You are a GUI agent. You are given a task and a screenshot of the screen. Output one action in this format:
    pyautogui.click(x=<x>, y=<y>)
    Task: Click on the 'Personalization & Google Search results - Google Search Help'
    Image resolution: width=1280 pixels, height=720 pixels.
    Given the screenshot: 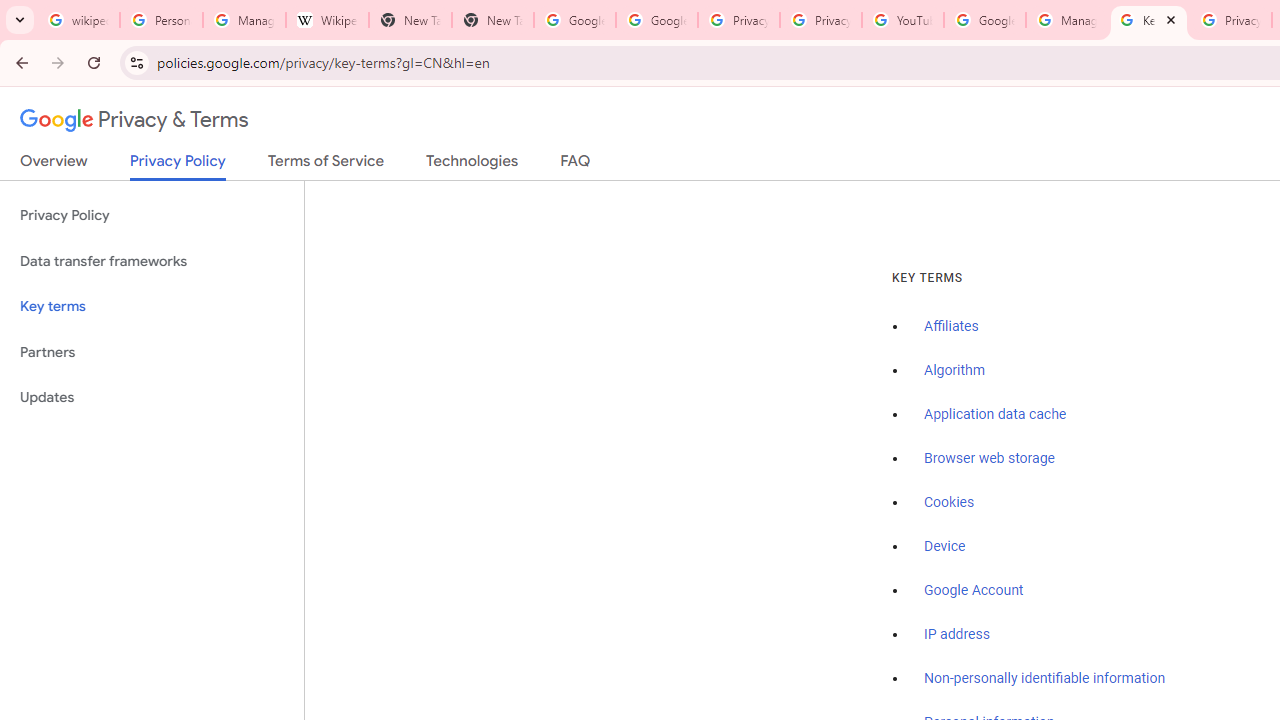 What is the action you would take?
    pyautogui.click(x=161, y=20)
    